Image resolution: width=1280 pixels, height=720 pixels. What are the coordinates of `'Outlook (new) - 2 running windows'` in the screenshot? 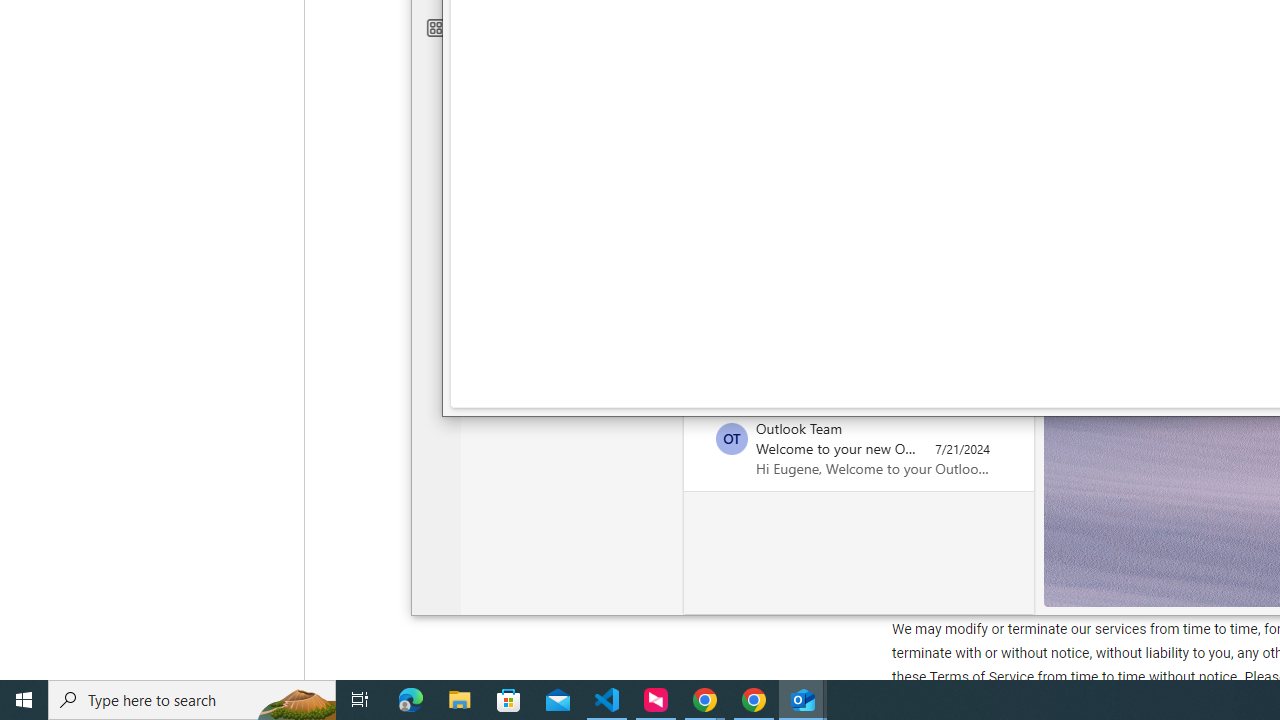 It's located at (803, 698).